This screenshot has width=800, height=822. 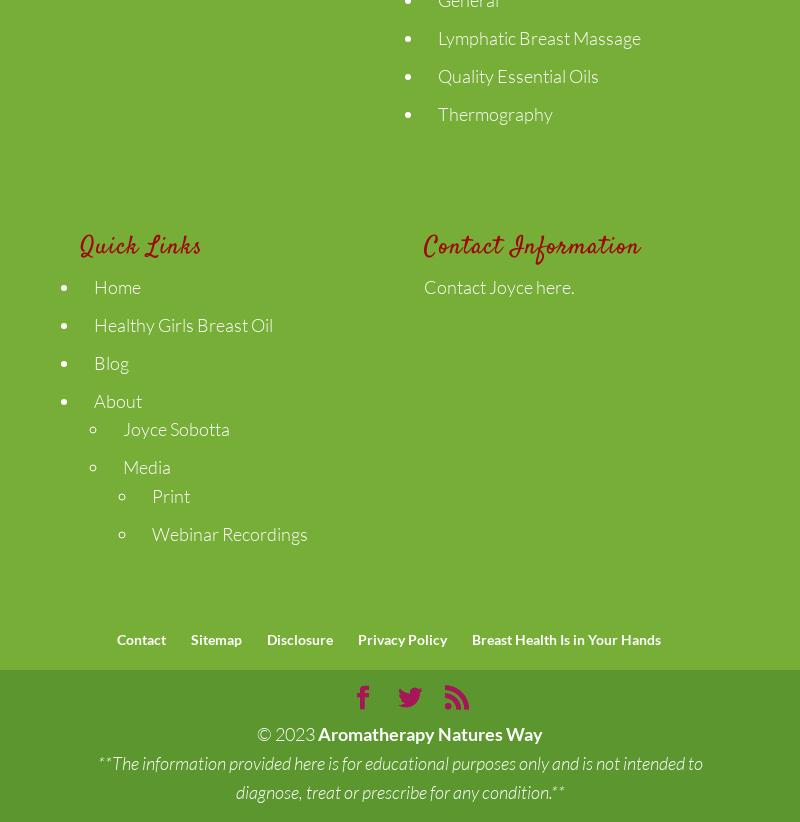 What do you see at coordinates (182, 325) in the screenshot?
I see `'Healthy Girls Breast Oil'` at bounding box center [182, 325].